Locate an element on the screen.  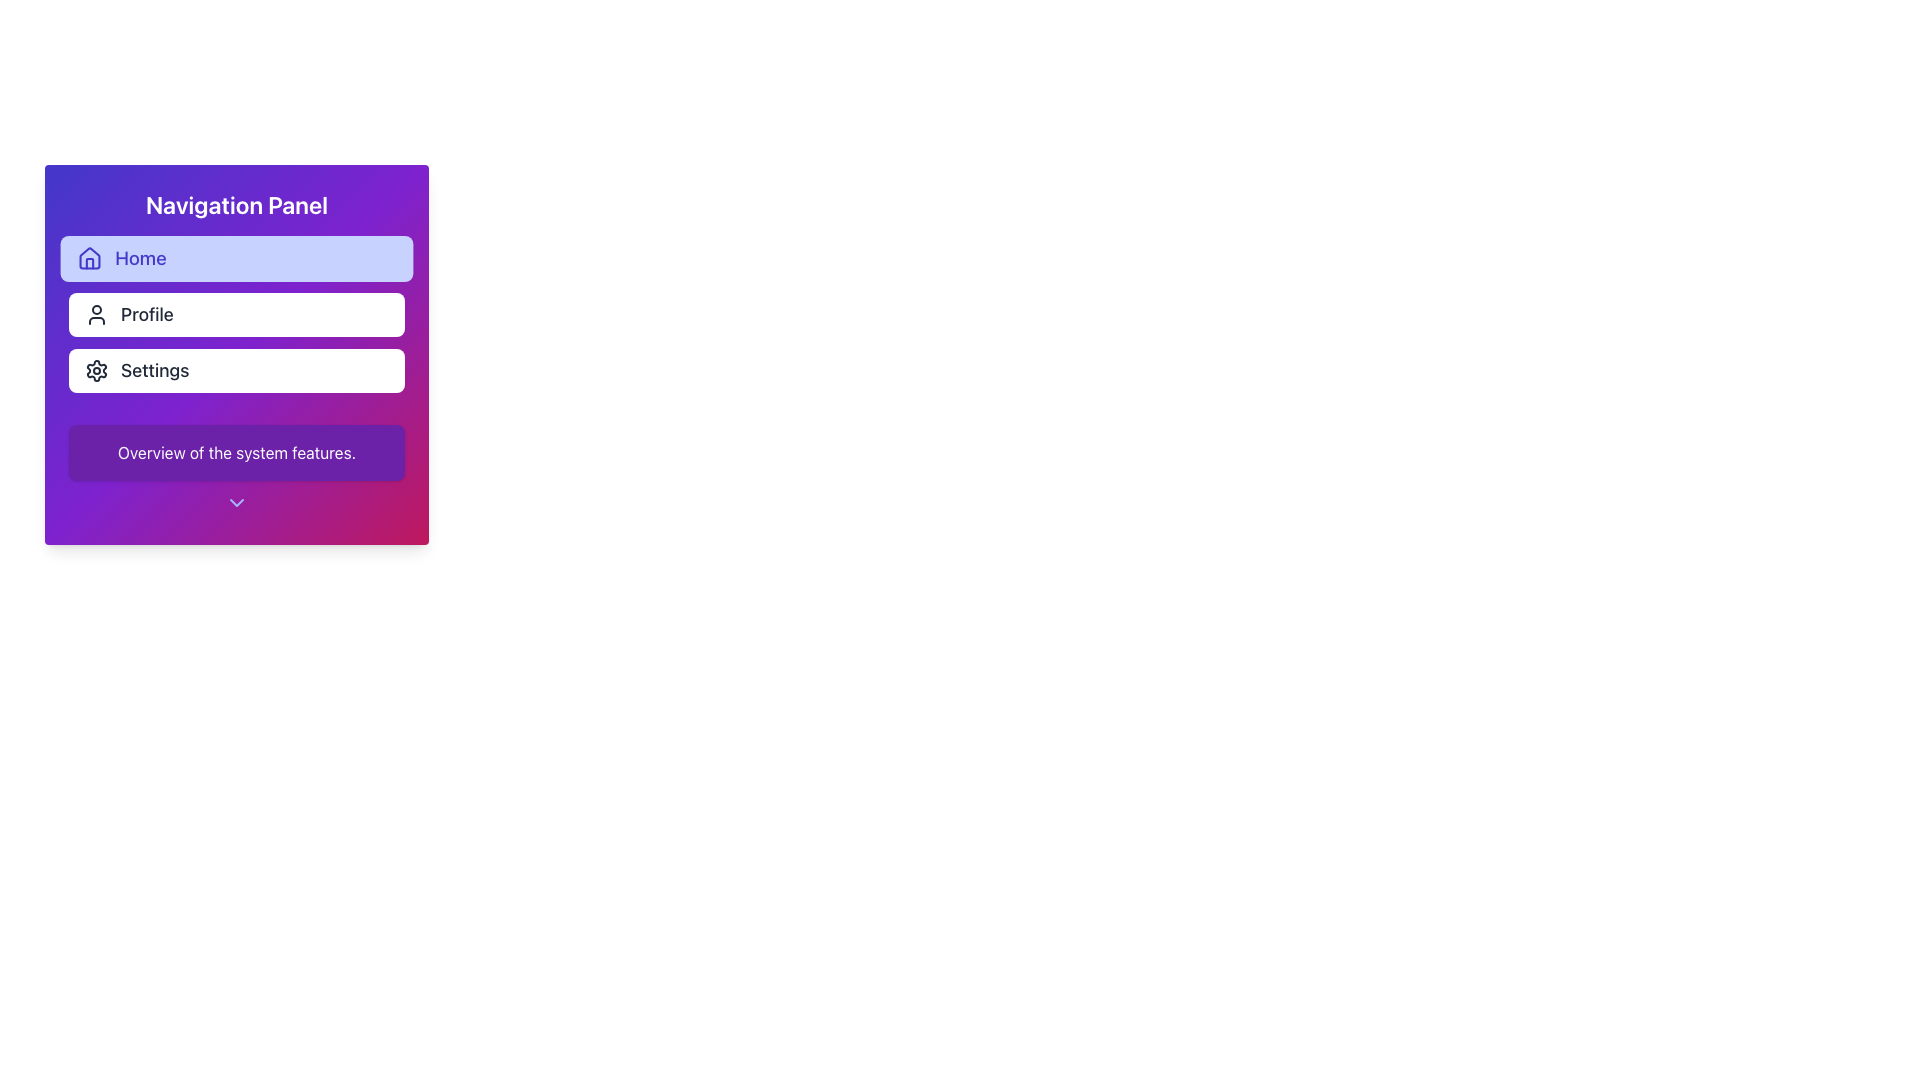
the downward-pointing chevron icon styled with a purple color scheme located directly below the 'Overview of the system features' button is located at coordinates (236, 504).